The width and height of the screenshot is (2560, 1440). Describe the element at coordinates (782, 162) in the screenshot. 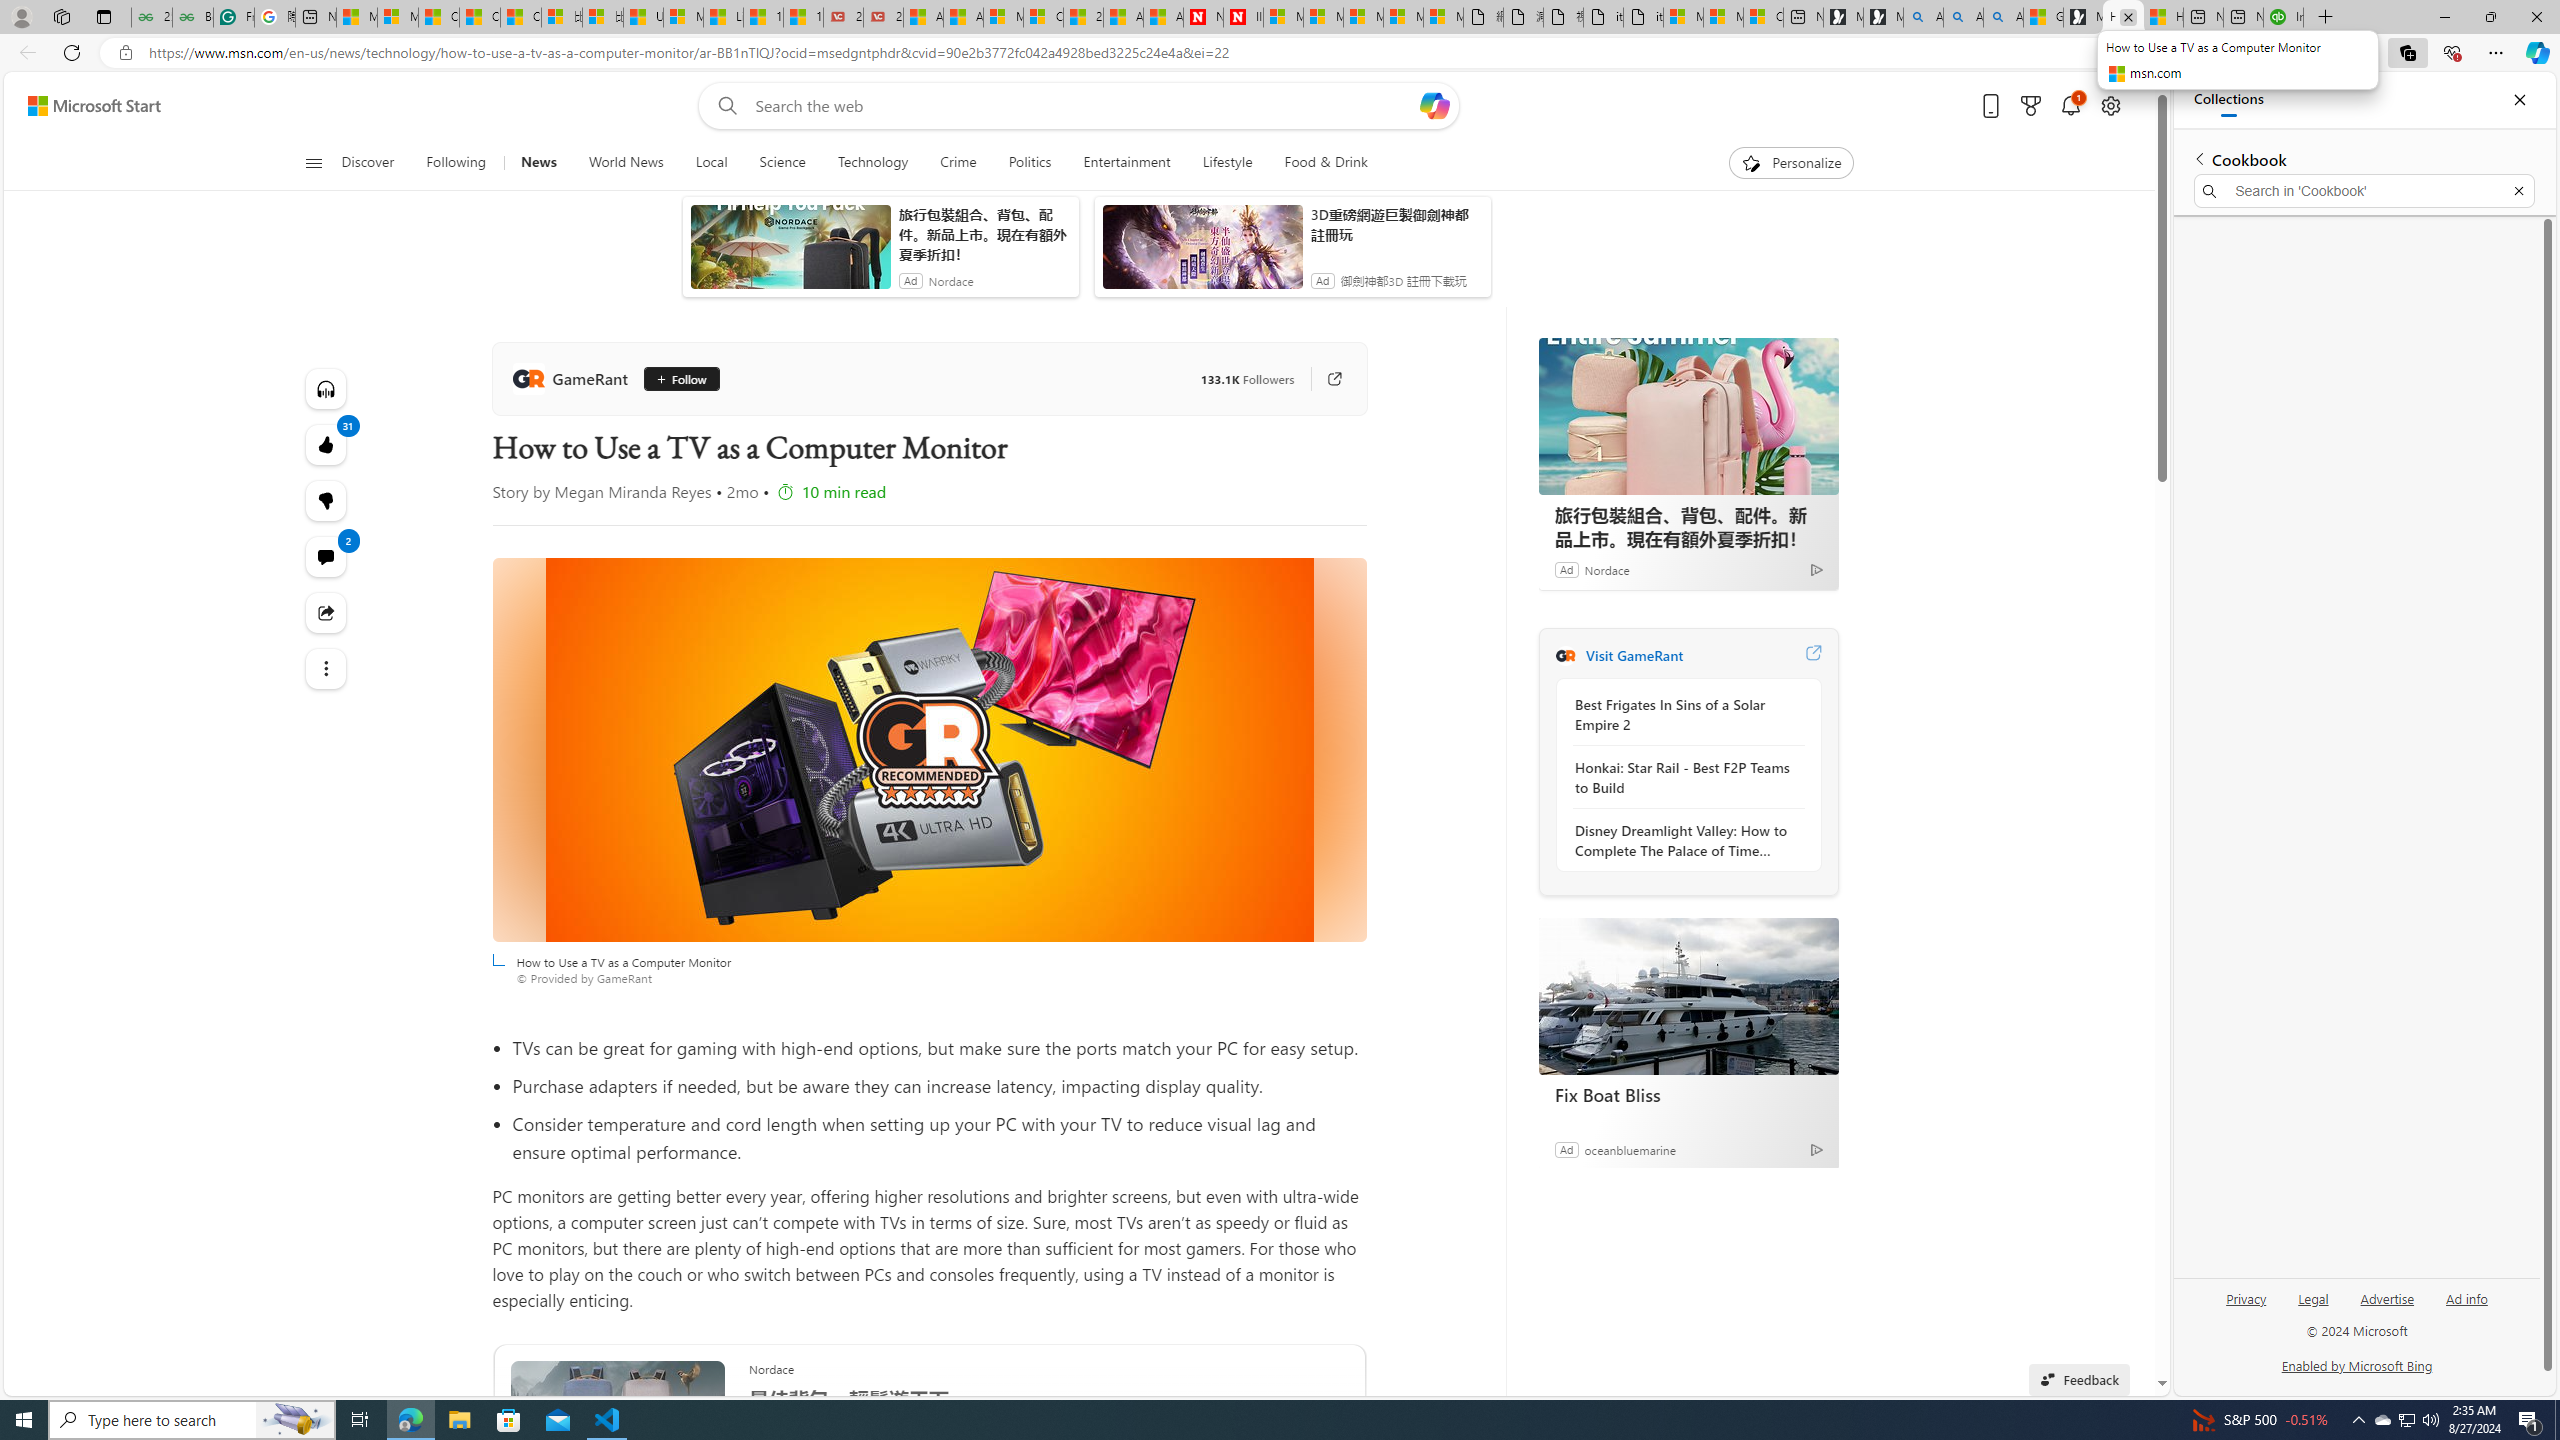

I see `'Science'` at that location.